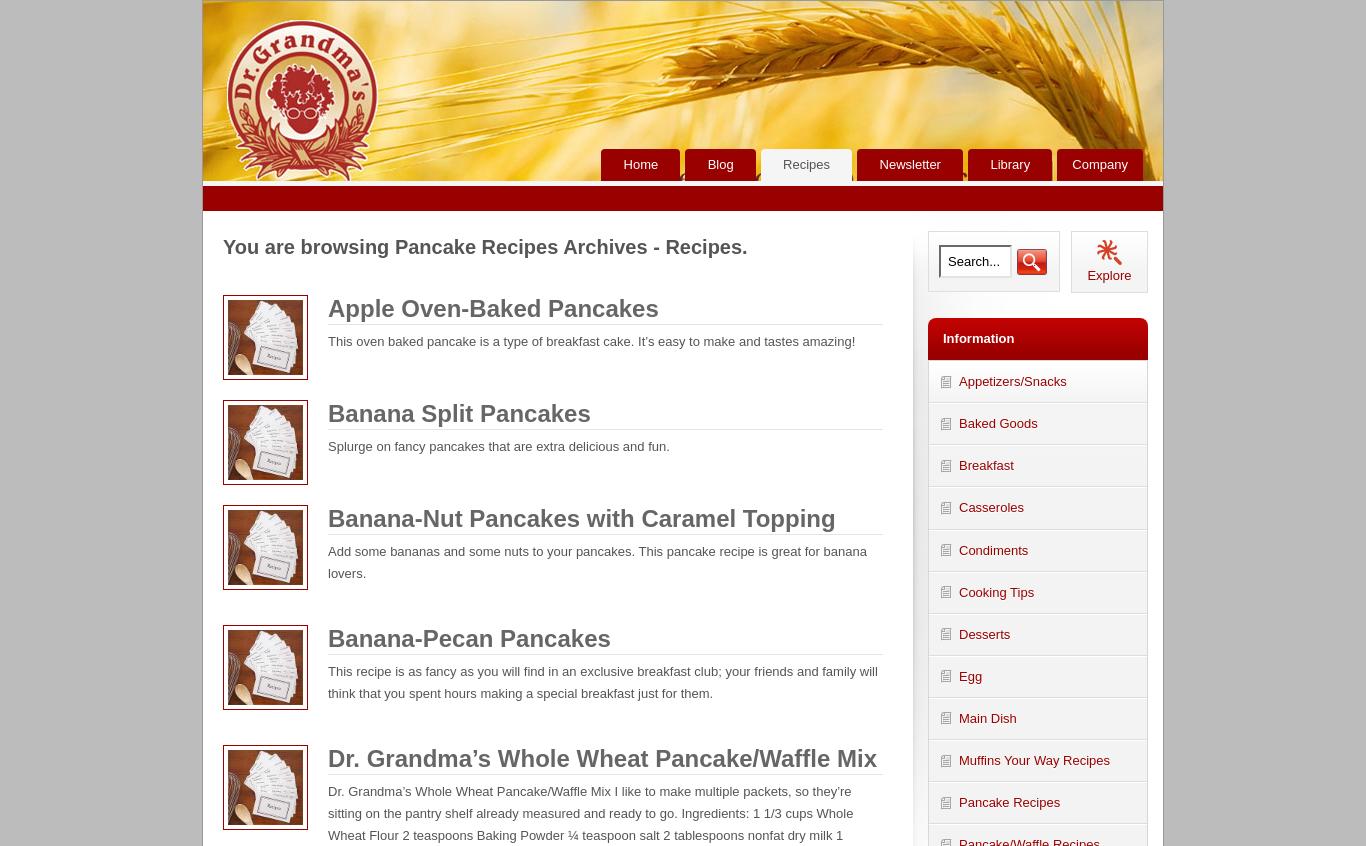 The image size is (1366, 846). Describe the element at coordinates (996, 590) in the screenshot. I see `'Cooking Tips'` at that location.